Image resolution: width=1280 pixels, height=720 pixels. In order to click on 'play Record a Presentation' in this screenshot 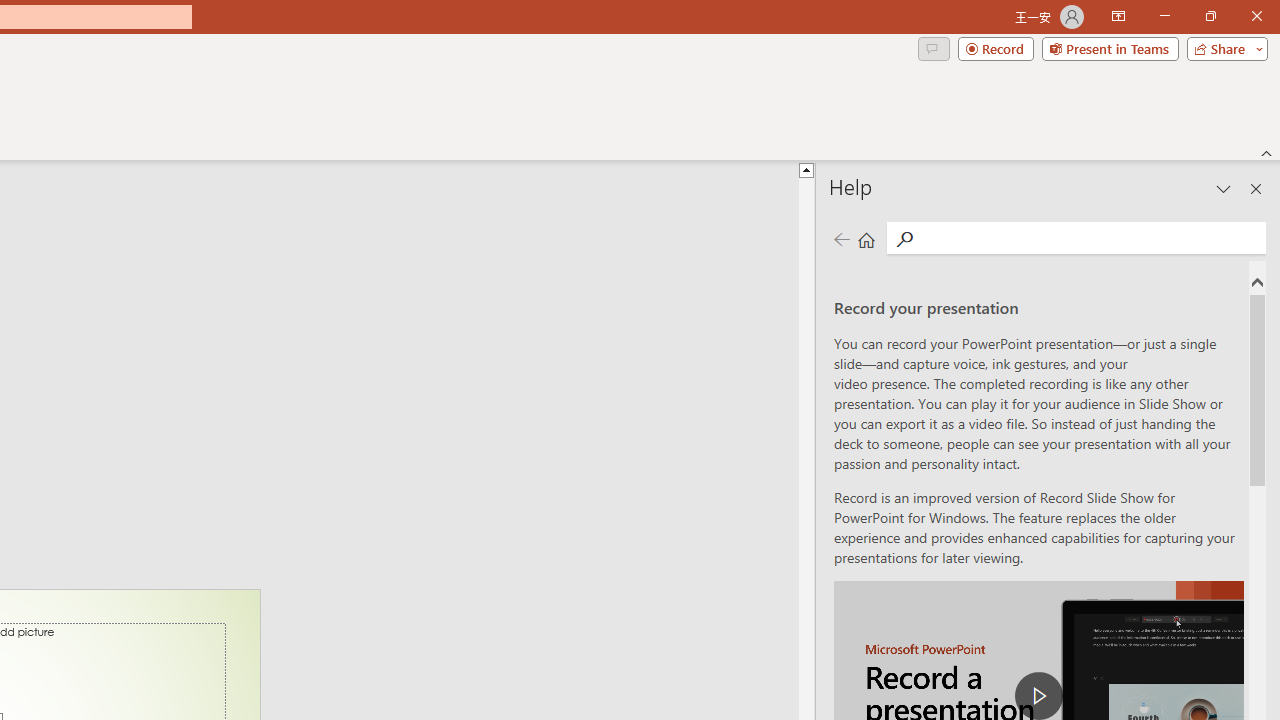, I will do `click(1038, 694)`.